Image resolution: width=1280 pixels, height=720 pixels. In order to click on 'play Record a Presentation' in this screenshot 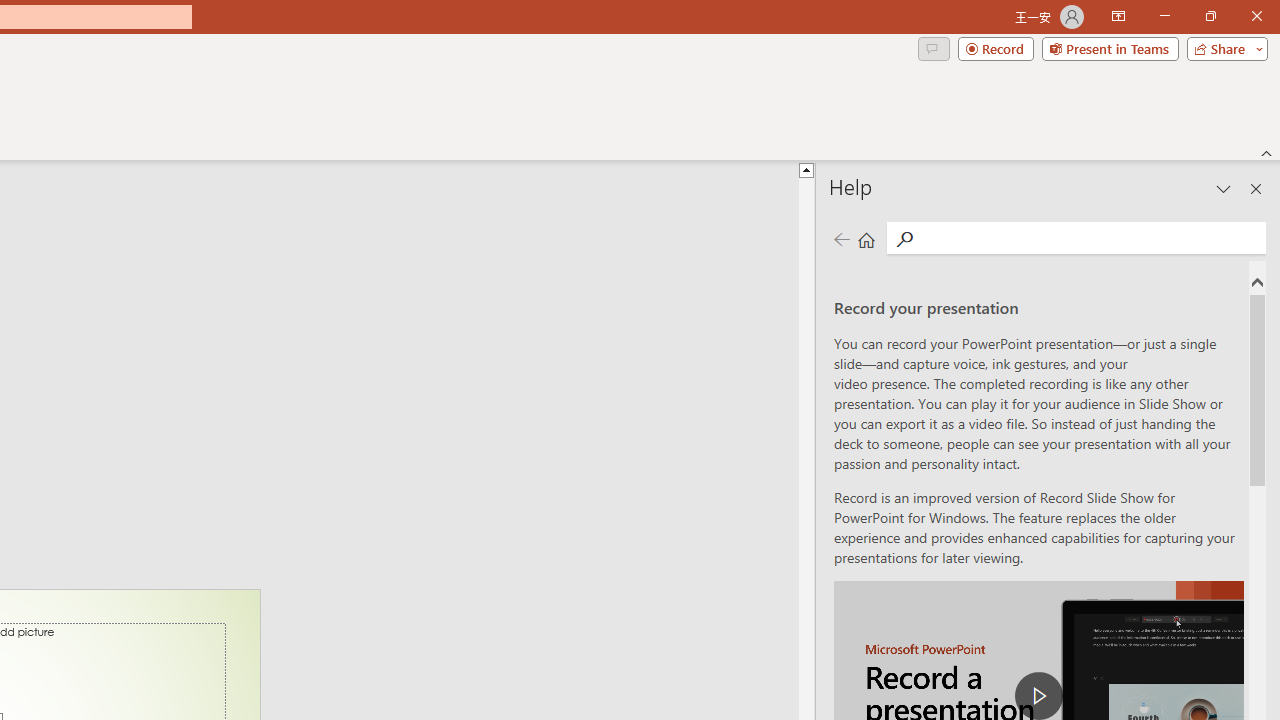, I will do `click(1038, 694)`.